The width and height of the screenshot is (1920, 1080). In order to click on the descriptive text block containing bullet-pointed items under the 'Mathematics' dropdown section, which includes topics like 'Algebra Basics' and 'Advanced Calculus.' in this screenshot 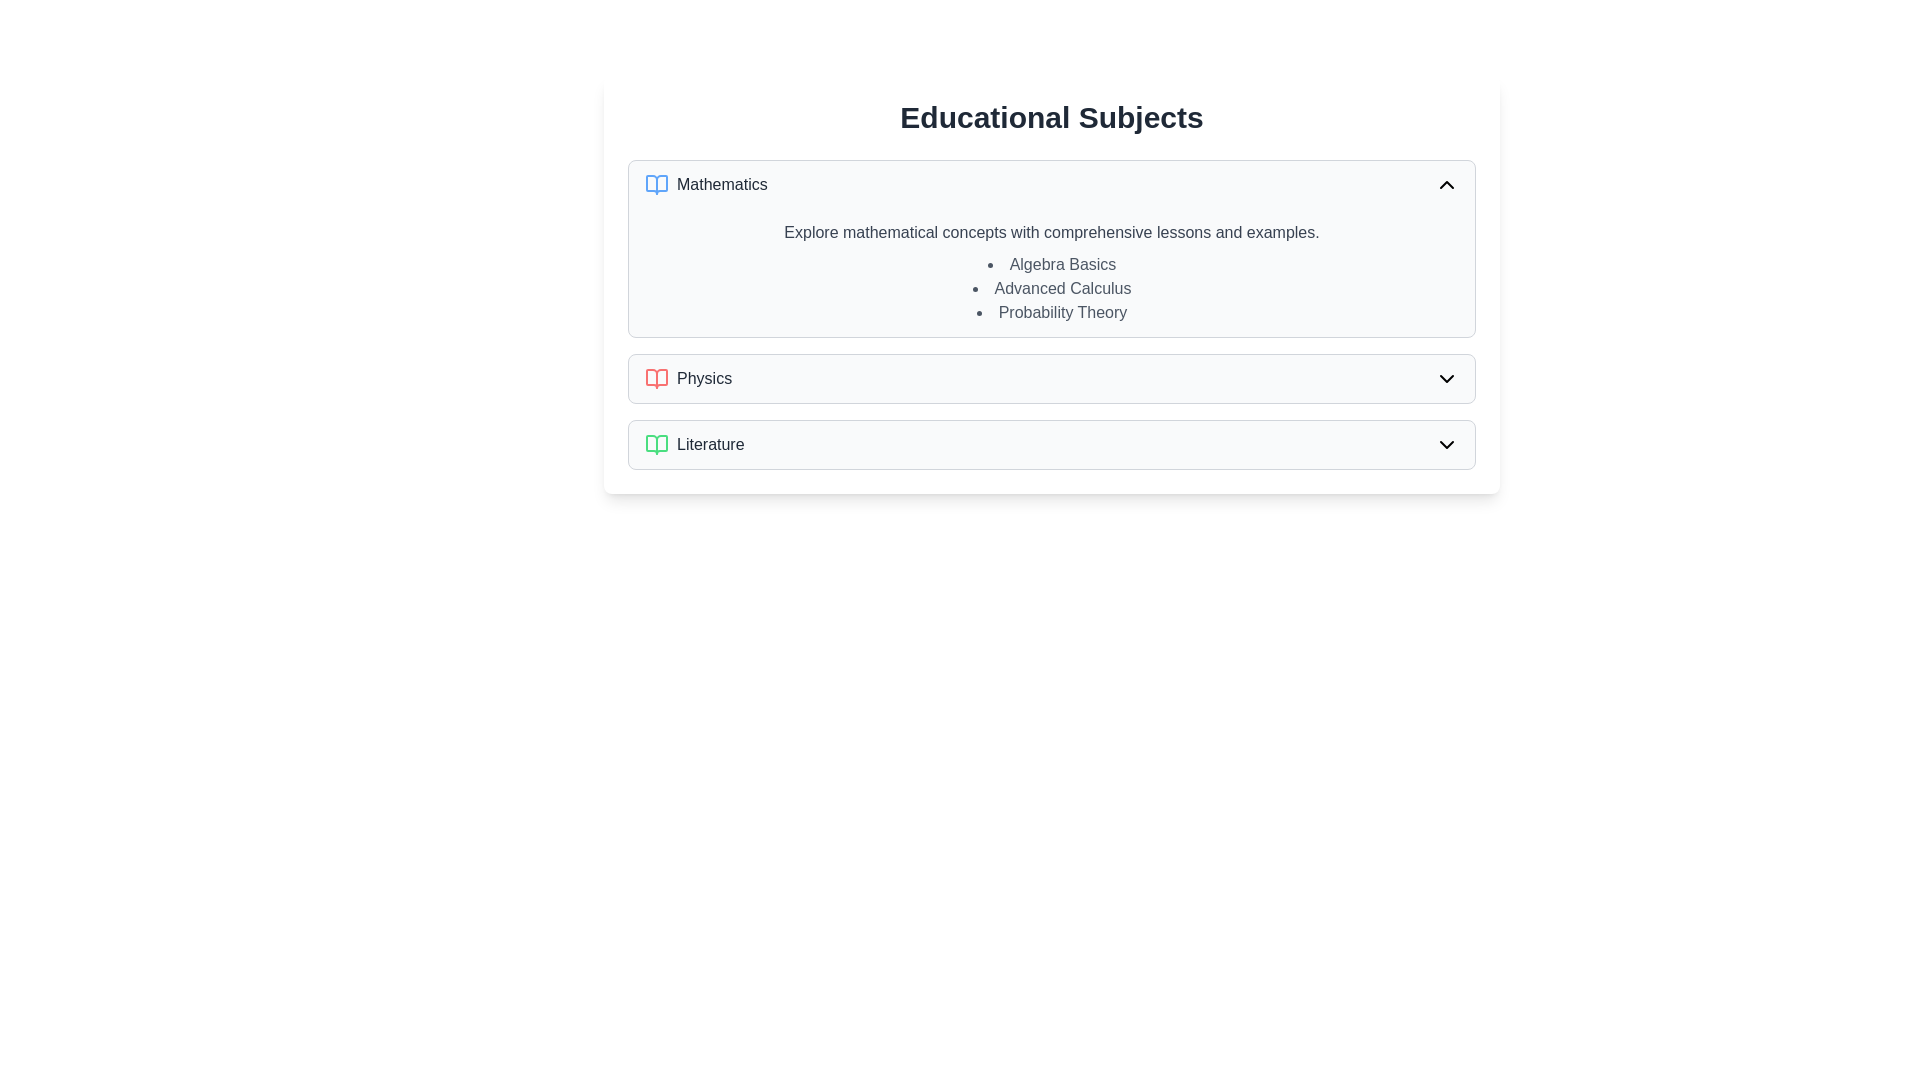, I will do `click(1050, 273)`.